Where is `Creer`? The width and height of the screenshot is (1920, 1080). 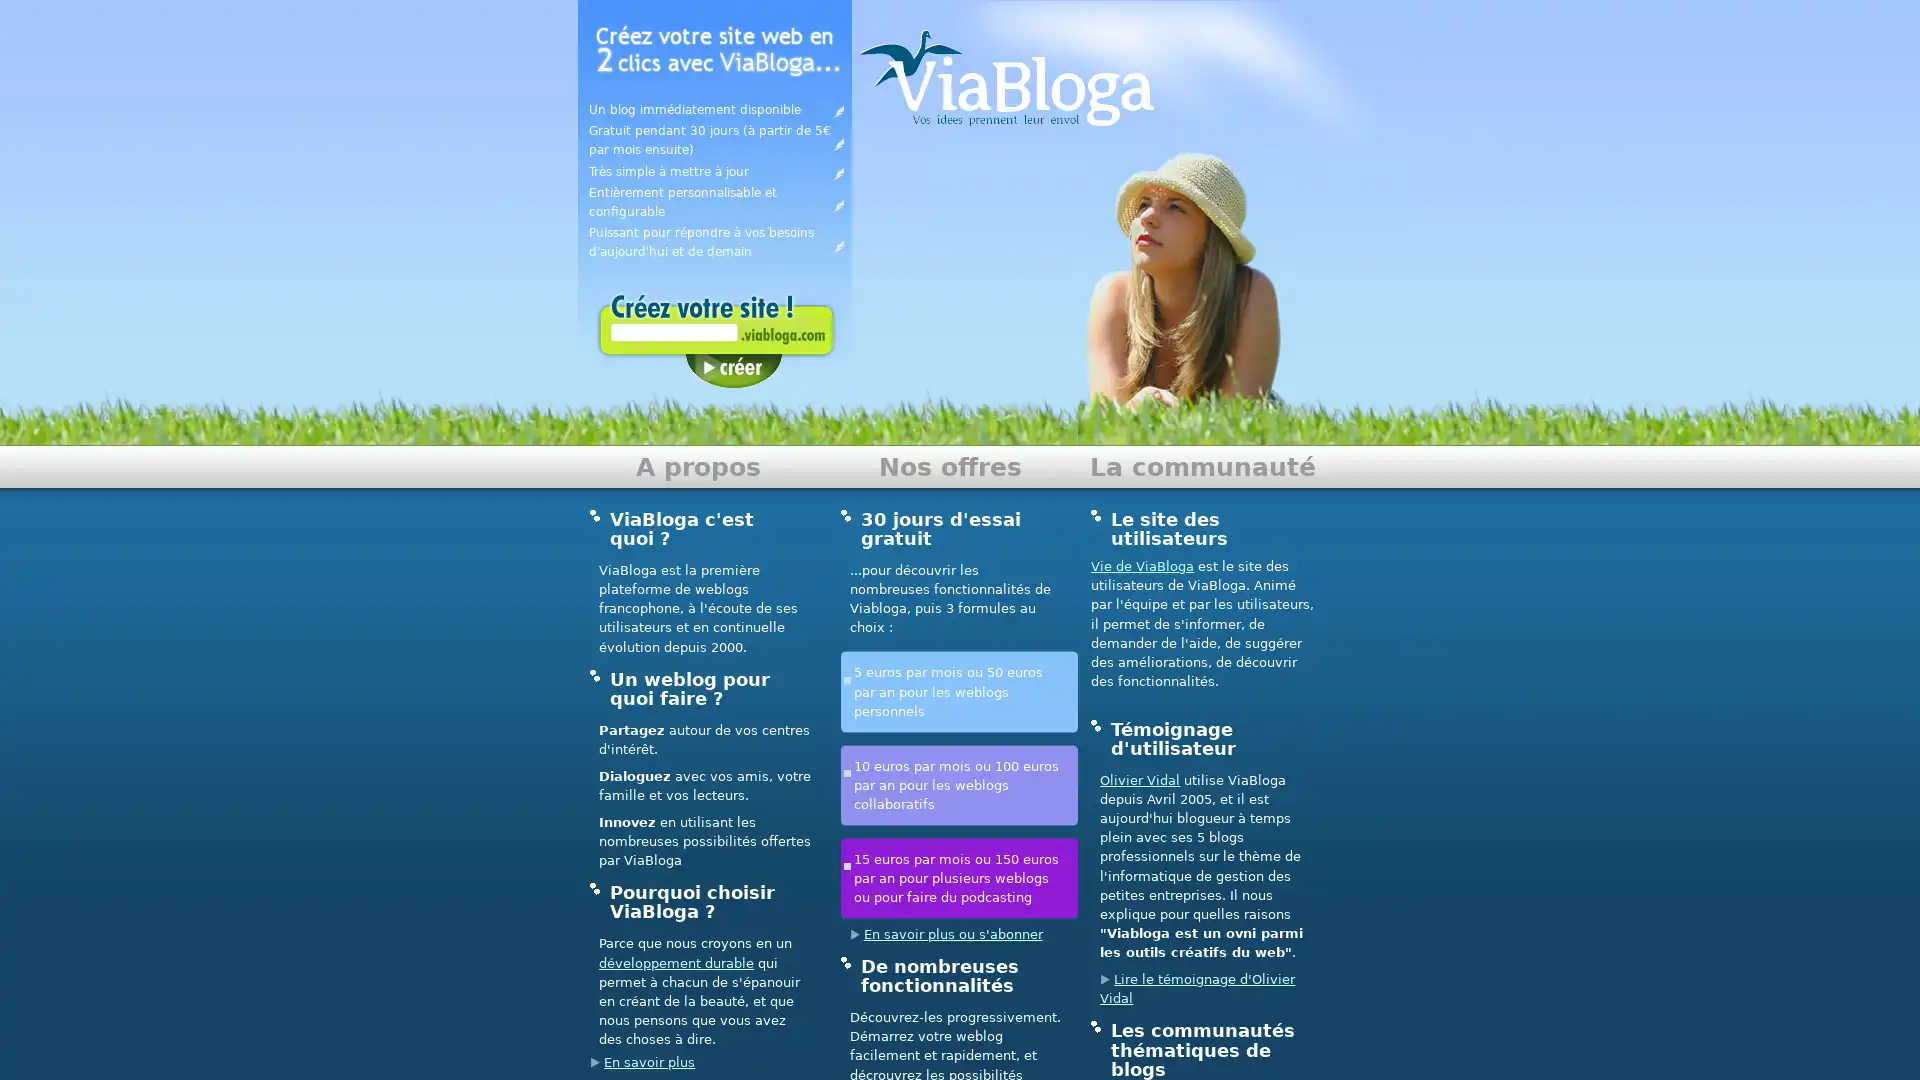 Creer is located at coordinates (732, 370).